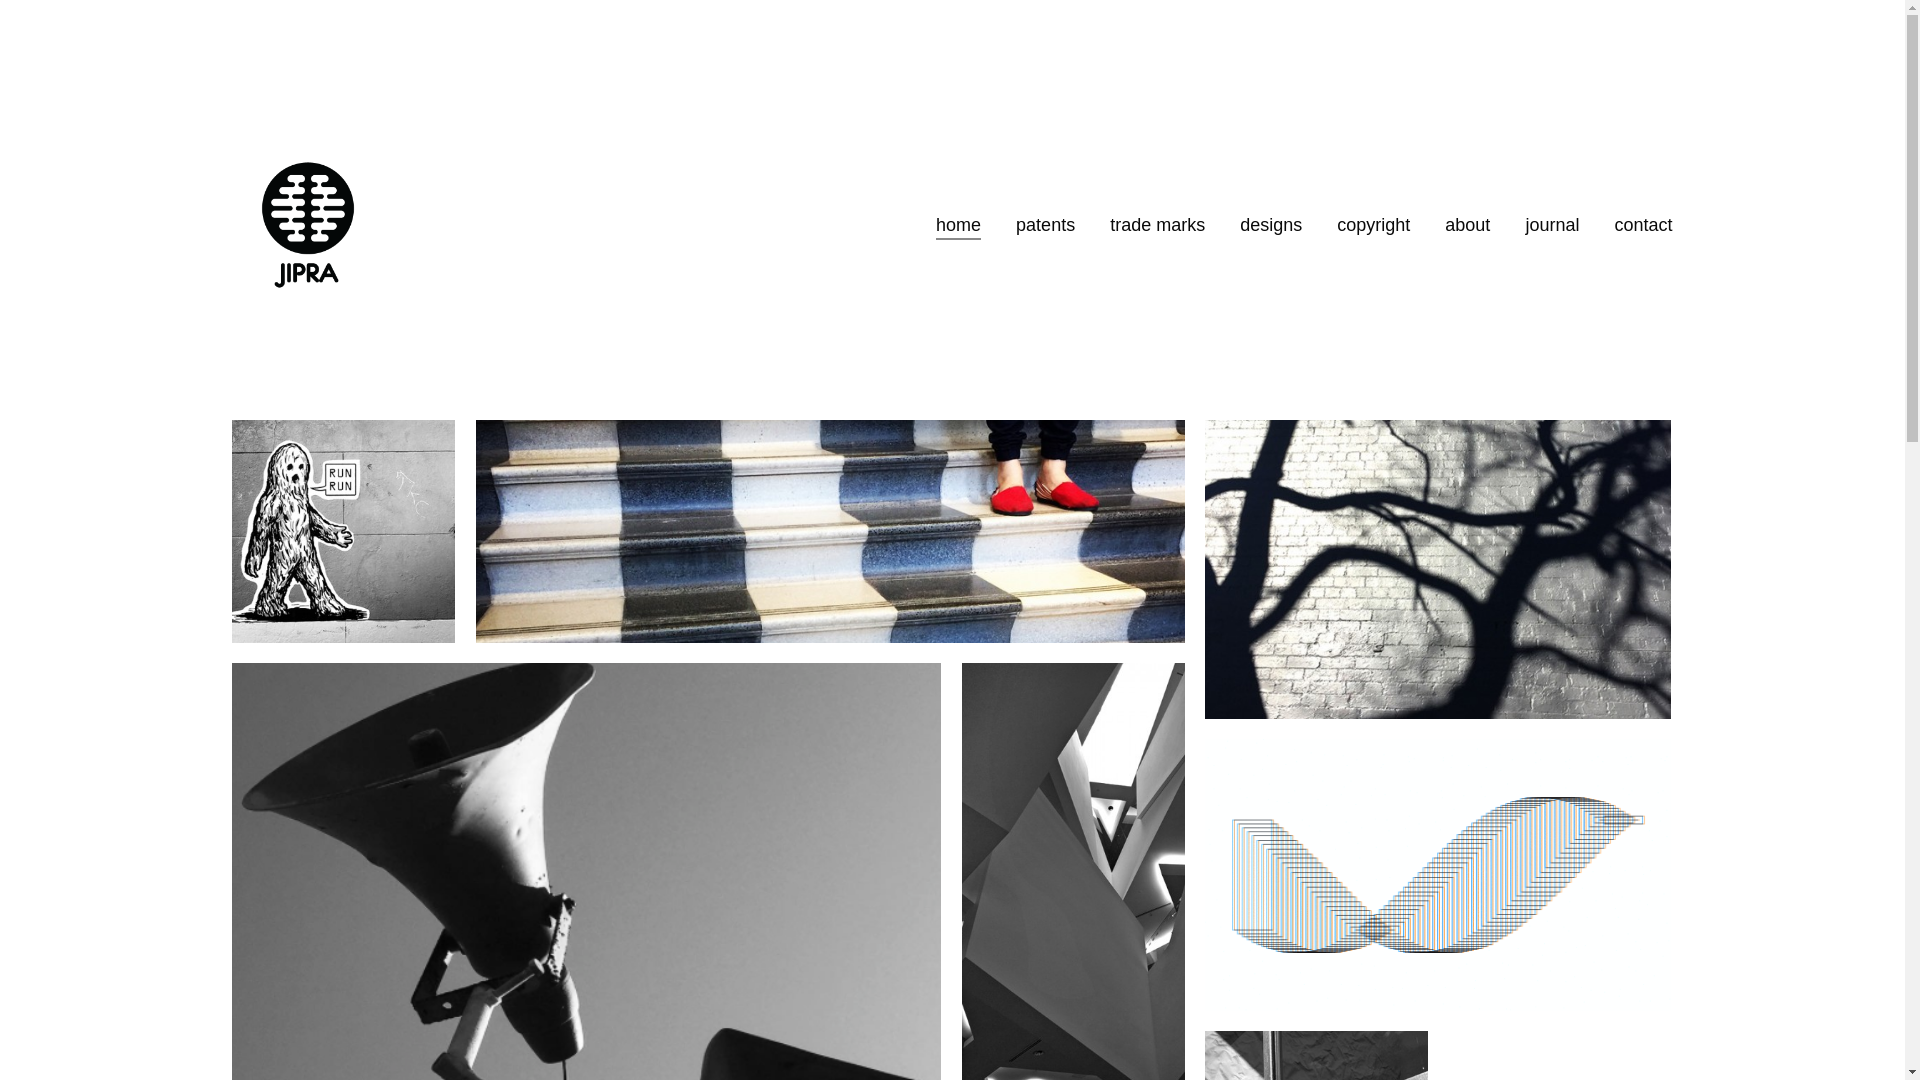  Describe the element at coordinates (1550, 224) in the screenshot. I see `'journal'` at that location.